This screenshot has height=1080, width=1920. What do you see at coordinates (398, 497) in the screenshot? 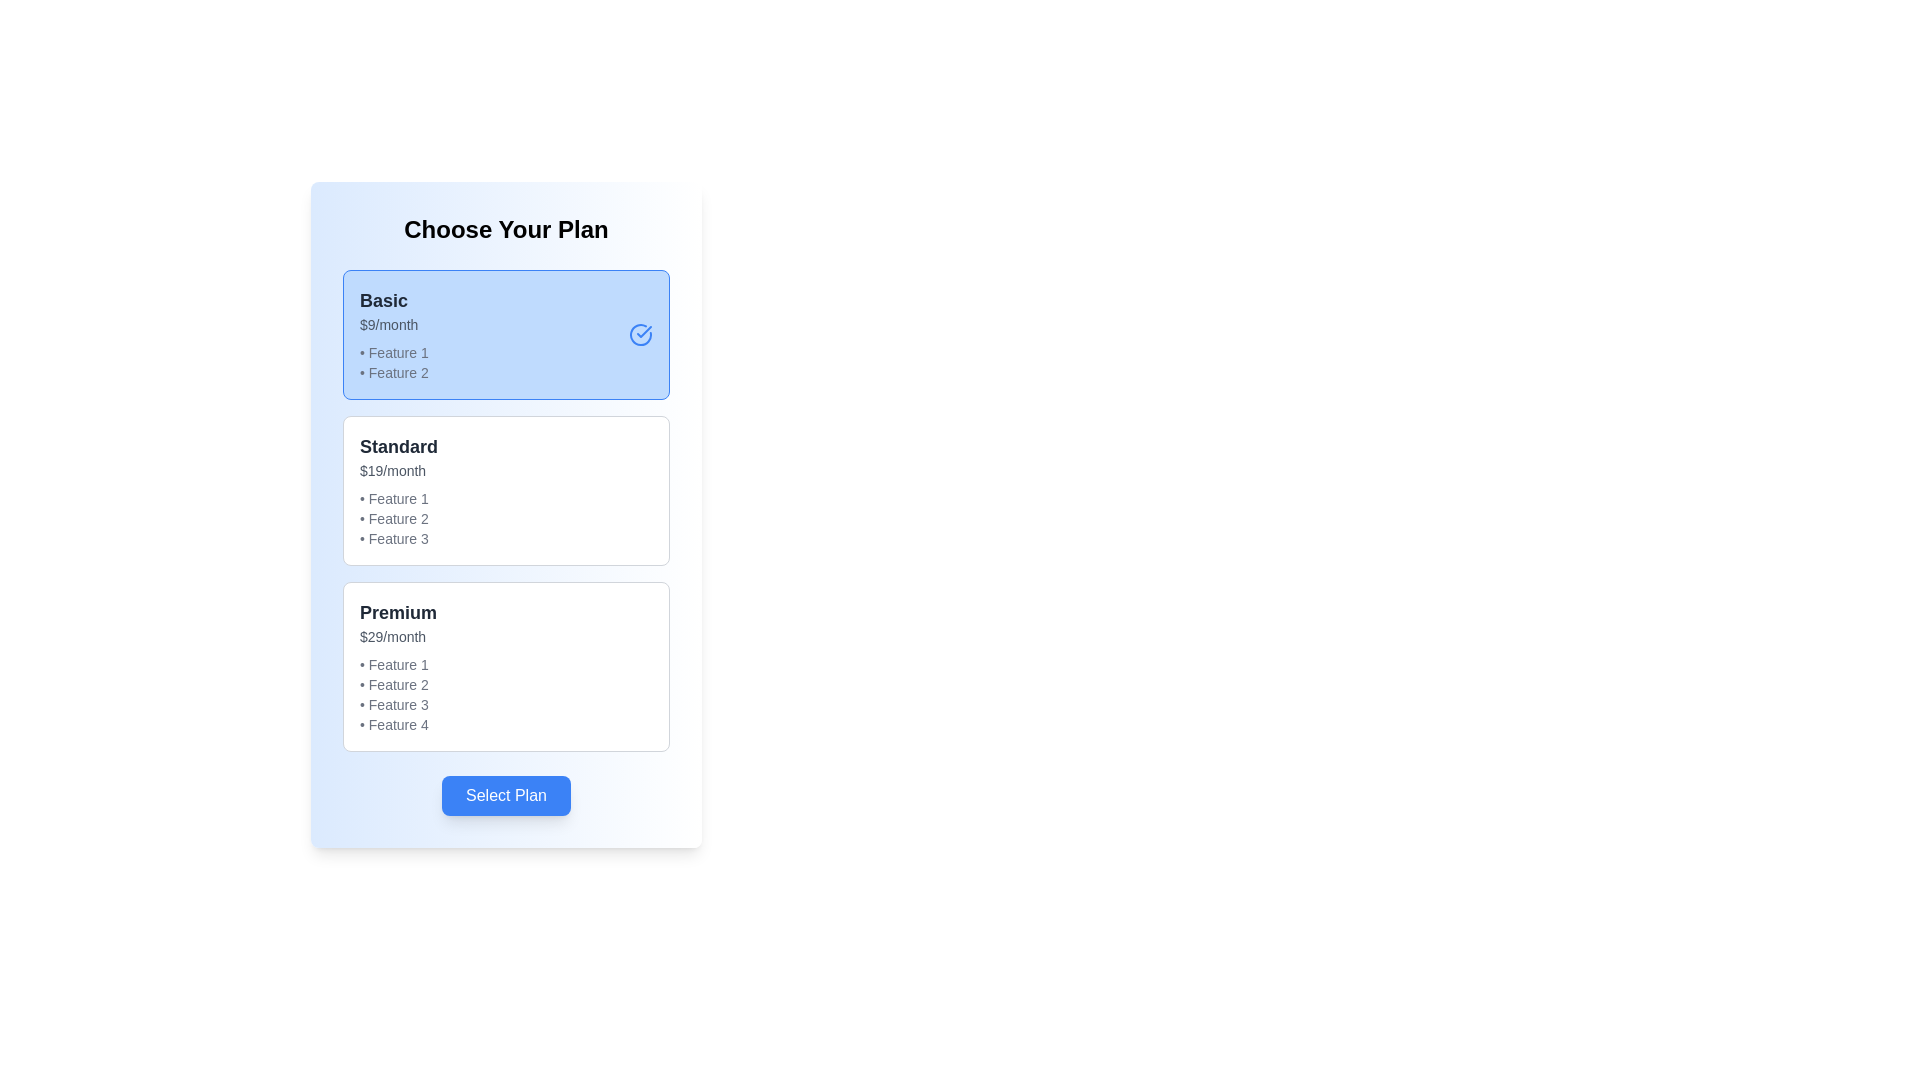
I see `the static text that visually indicates a feature included in the 'Standard' plan, which is the first item in the list of options` at bounding box center [398, 497].